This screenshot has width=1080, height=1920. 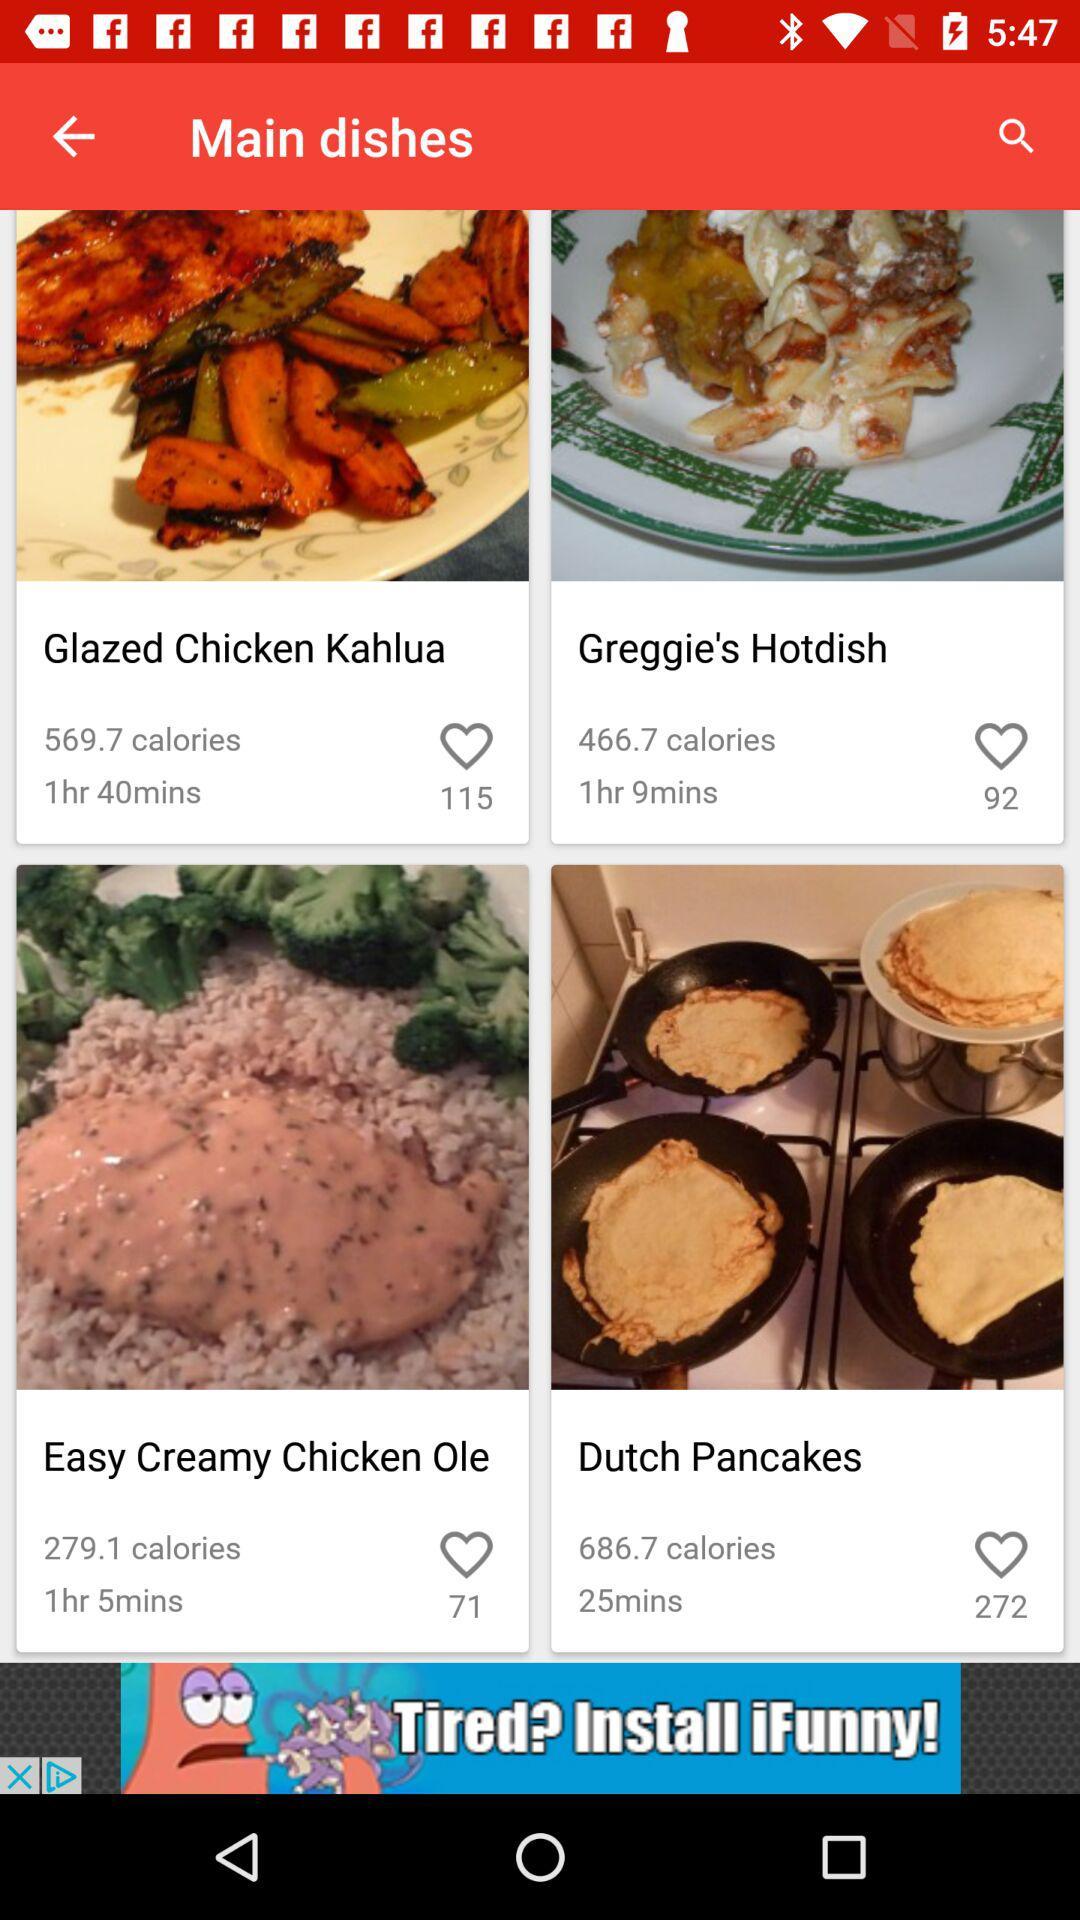 I want to click on the text which is above the 5697 calories, so click(x=273, y=647).